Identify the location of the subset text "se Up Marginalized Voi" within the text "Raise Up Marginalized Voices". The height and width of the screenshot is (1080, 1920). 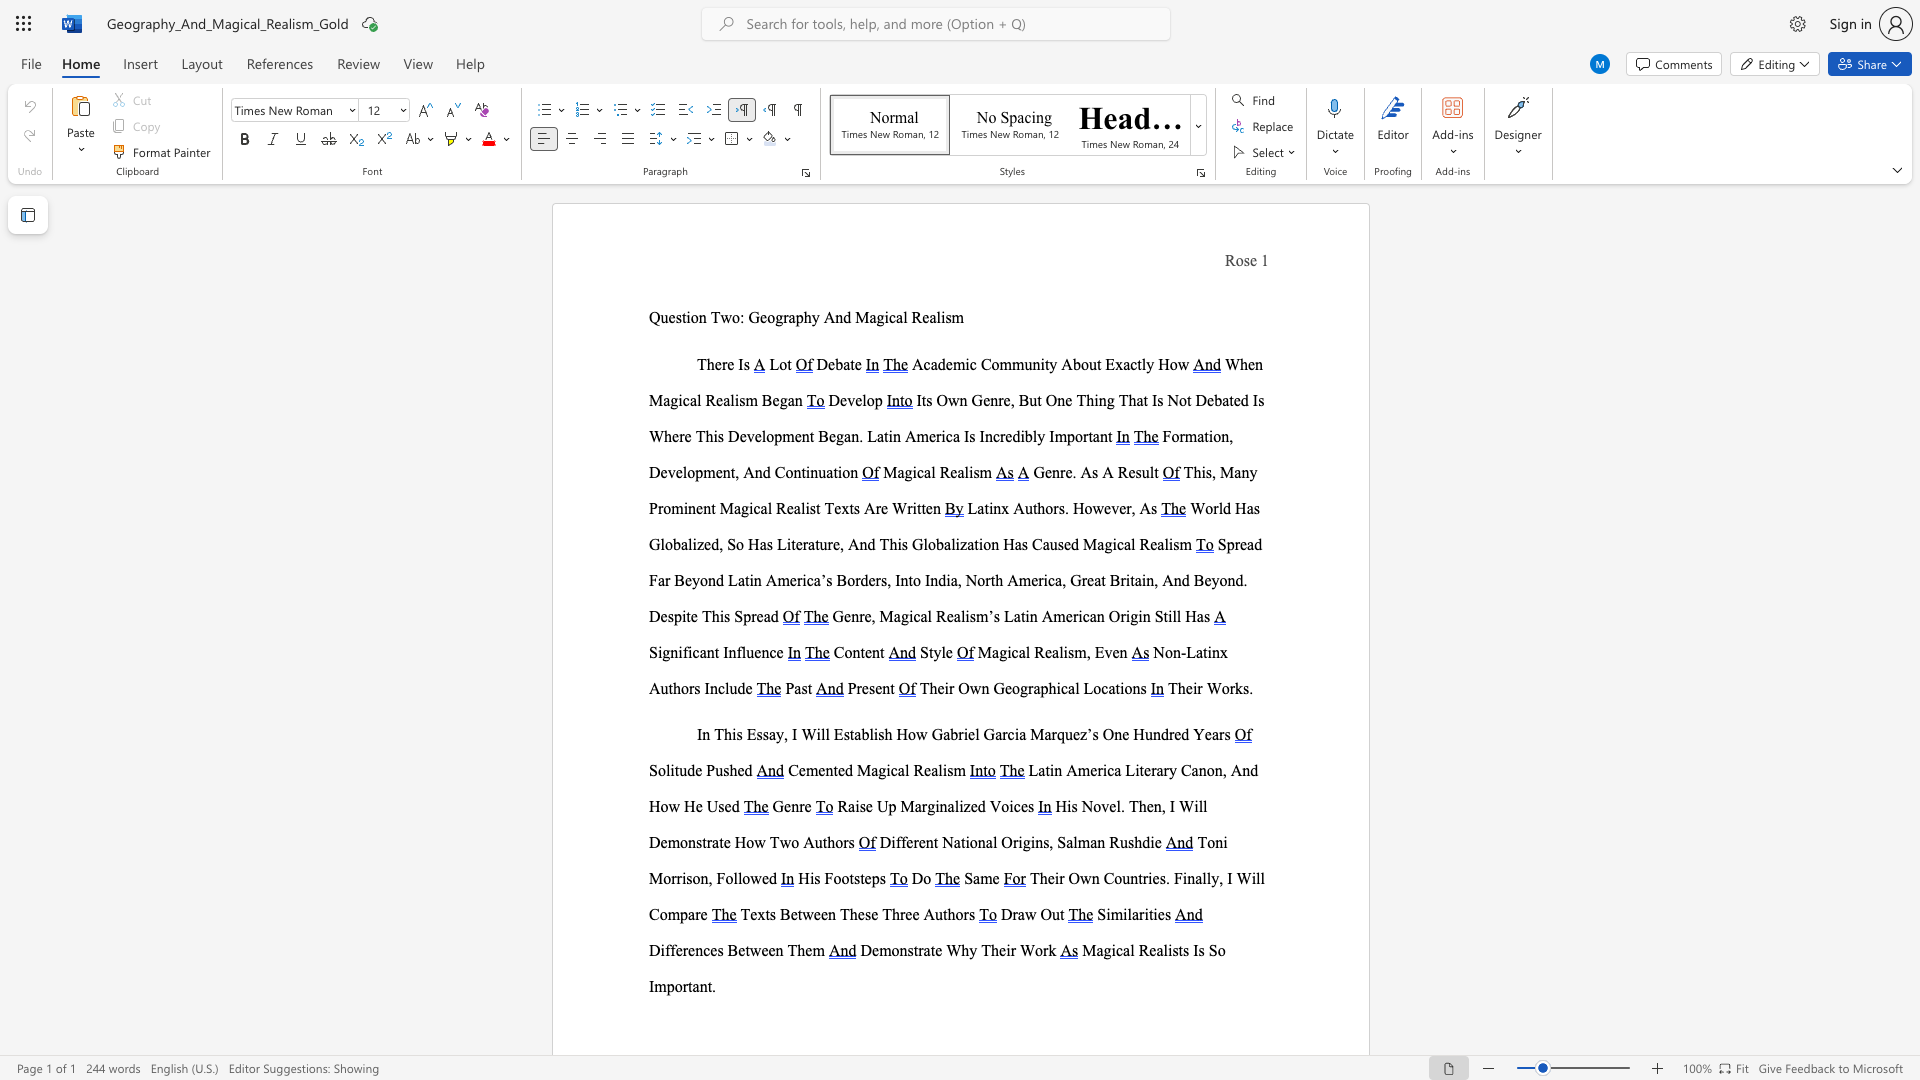
(859, 805).